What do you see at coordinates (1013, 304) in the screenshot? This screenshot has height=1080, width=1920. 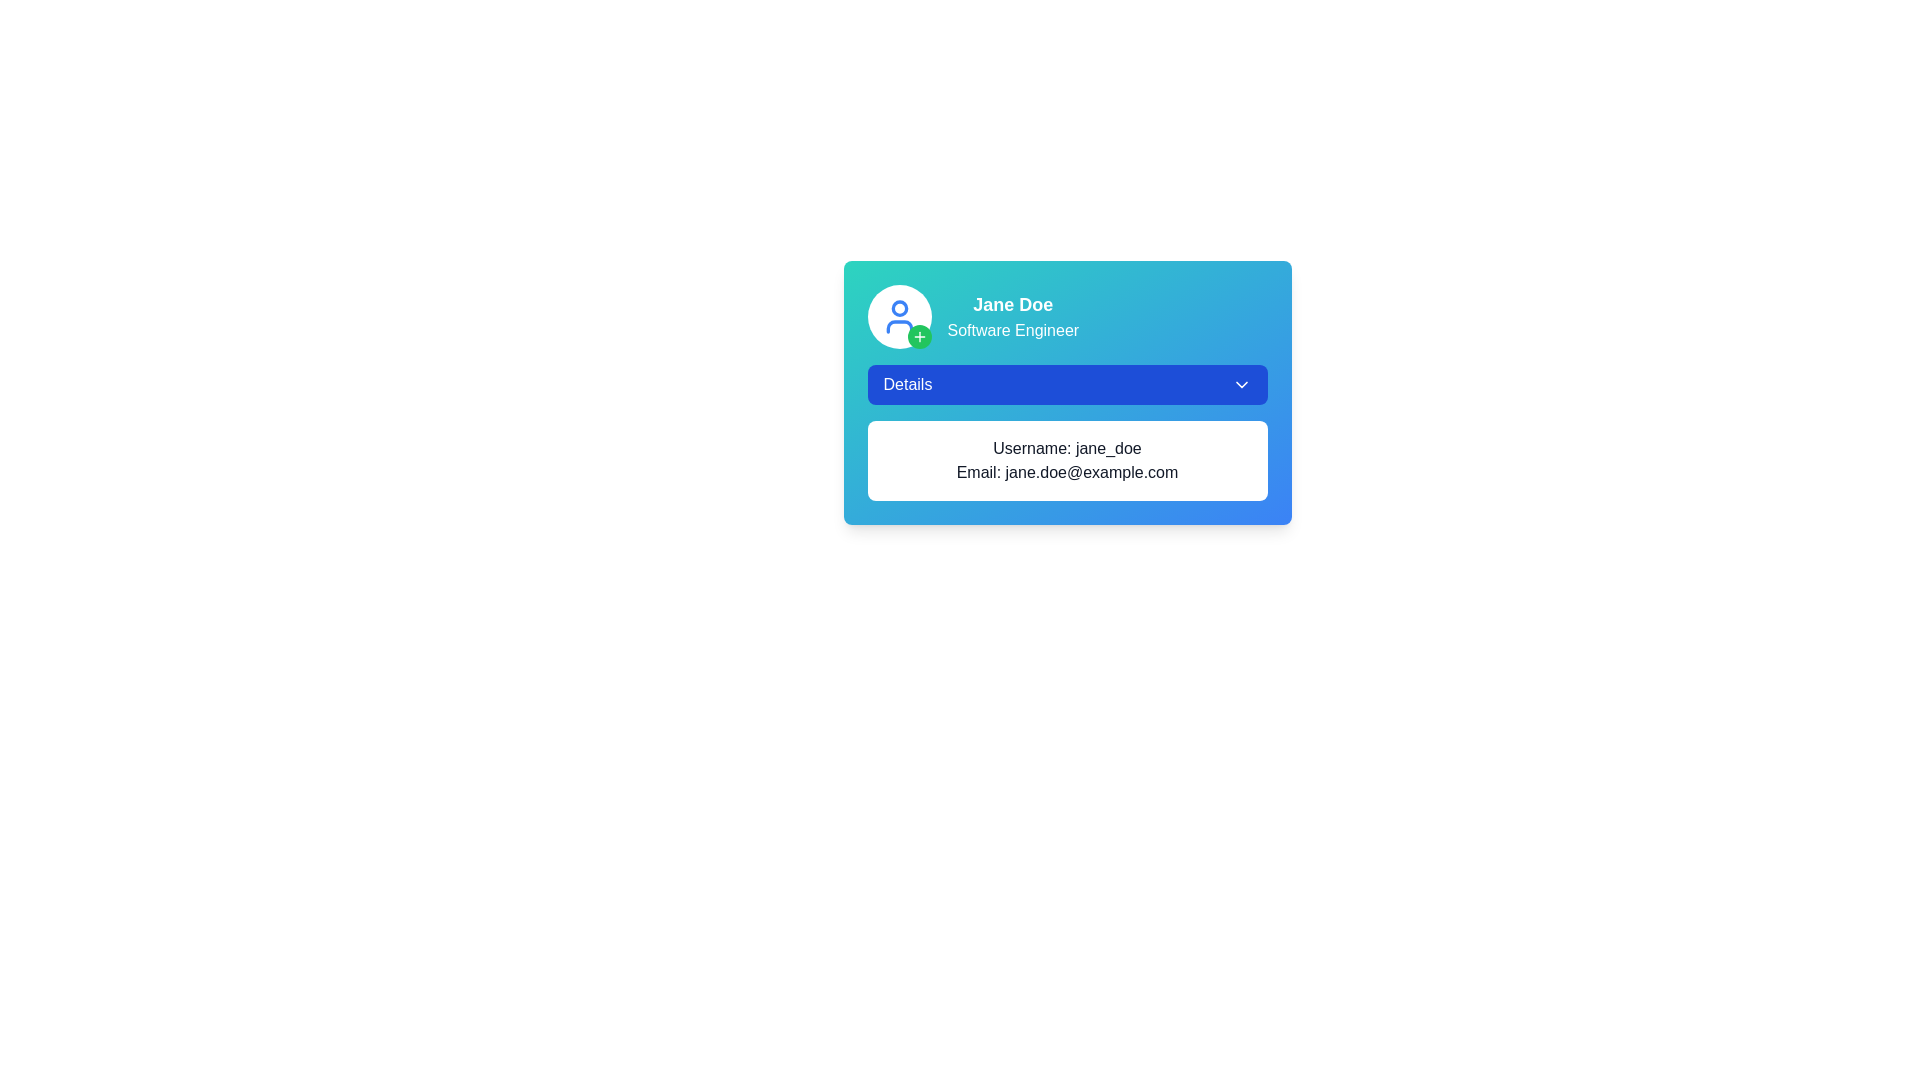 I see `text displayed in the user name Text Label, which is located at the top section of the card layout, above the 'Software Engineer' text and slightly to the right of the avatar image` at bounding box center [1013, 304].